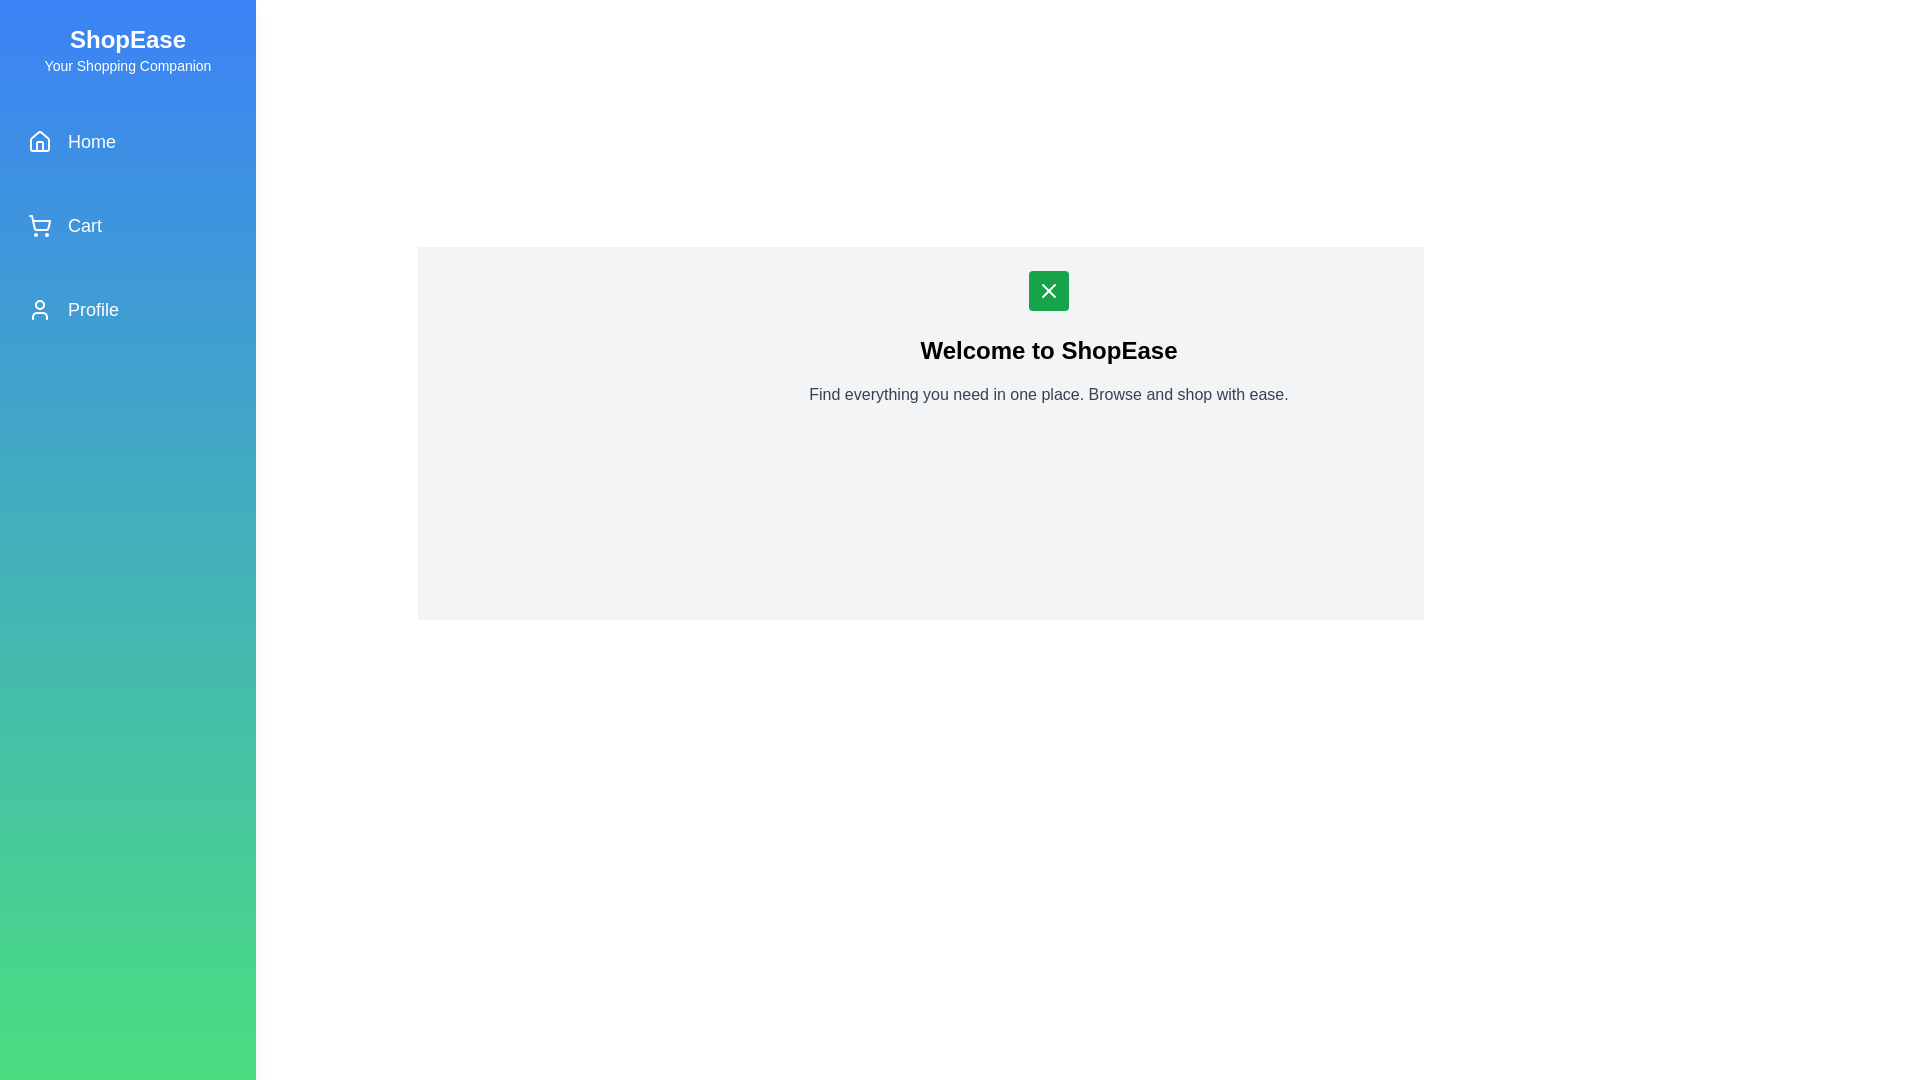  What do you see at coordinates (127, 225) in the screenshot?
I see `the second selectable item in the vertical sidebar navigation menu, which serves as a navigation link to the user's shopping cart` at bounding box center [127, 225].